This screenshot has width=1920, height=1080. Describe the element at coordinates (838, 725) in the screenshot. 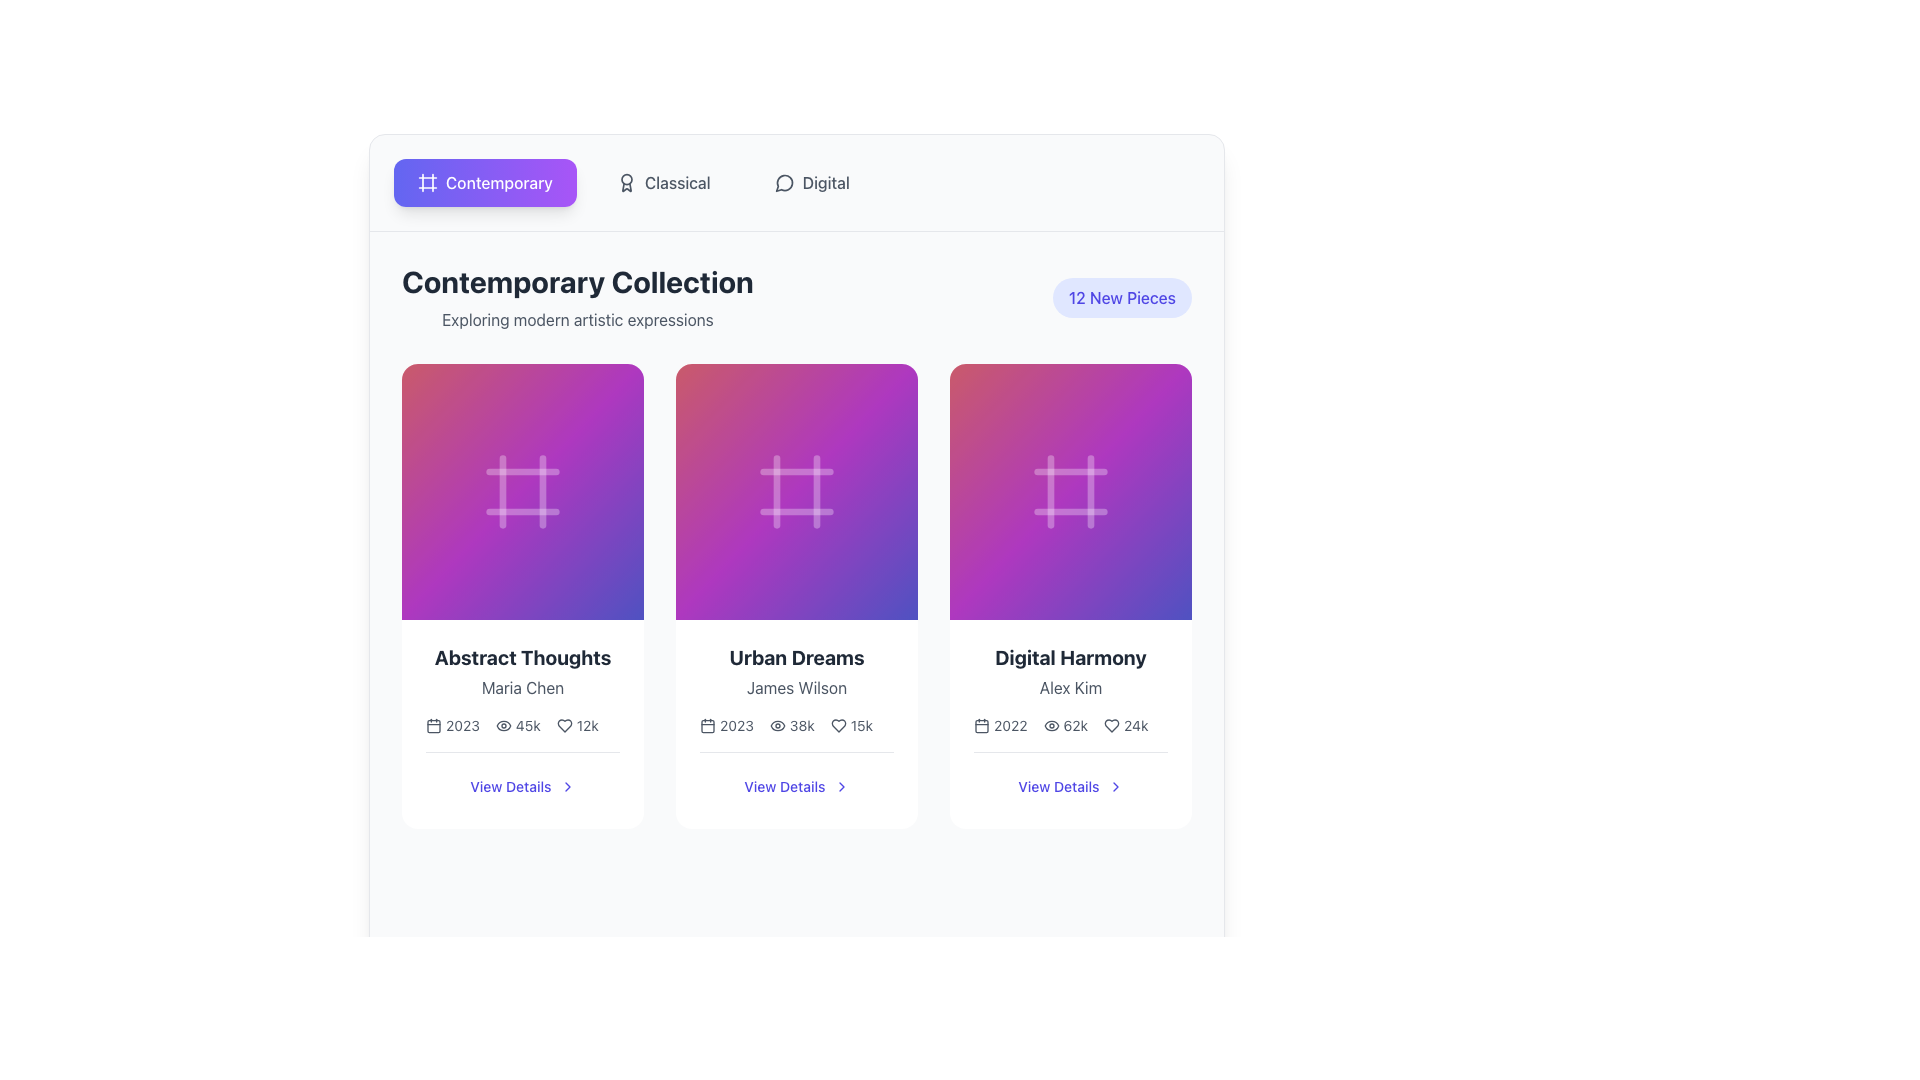

I see `the heart-like icon used for liking or favoriting within the 'Urban Dreams' card by James Wilson` at that location.